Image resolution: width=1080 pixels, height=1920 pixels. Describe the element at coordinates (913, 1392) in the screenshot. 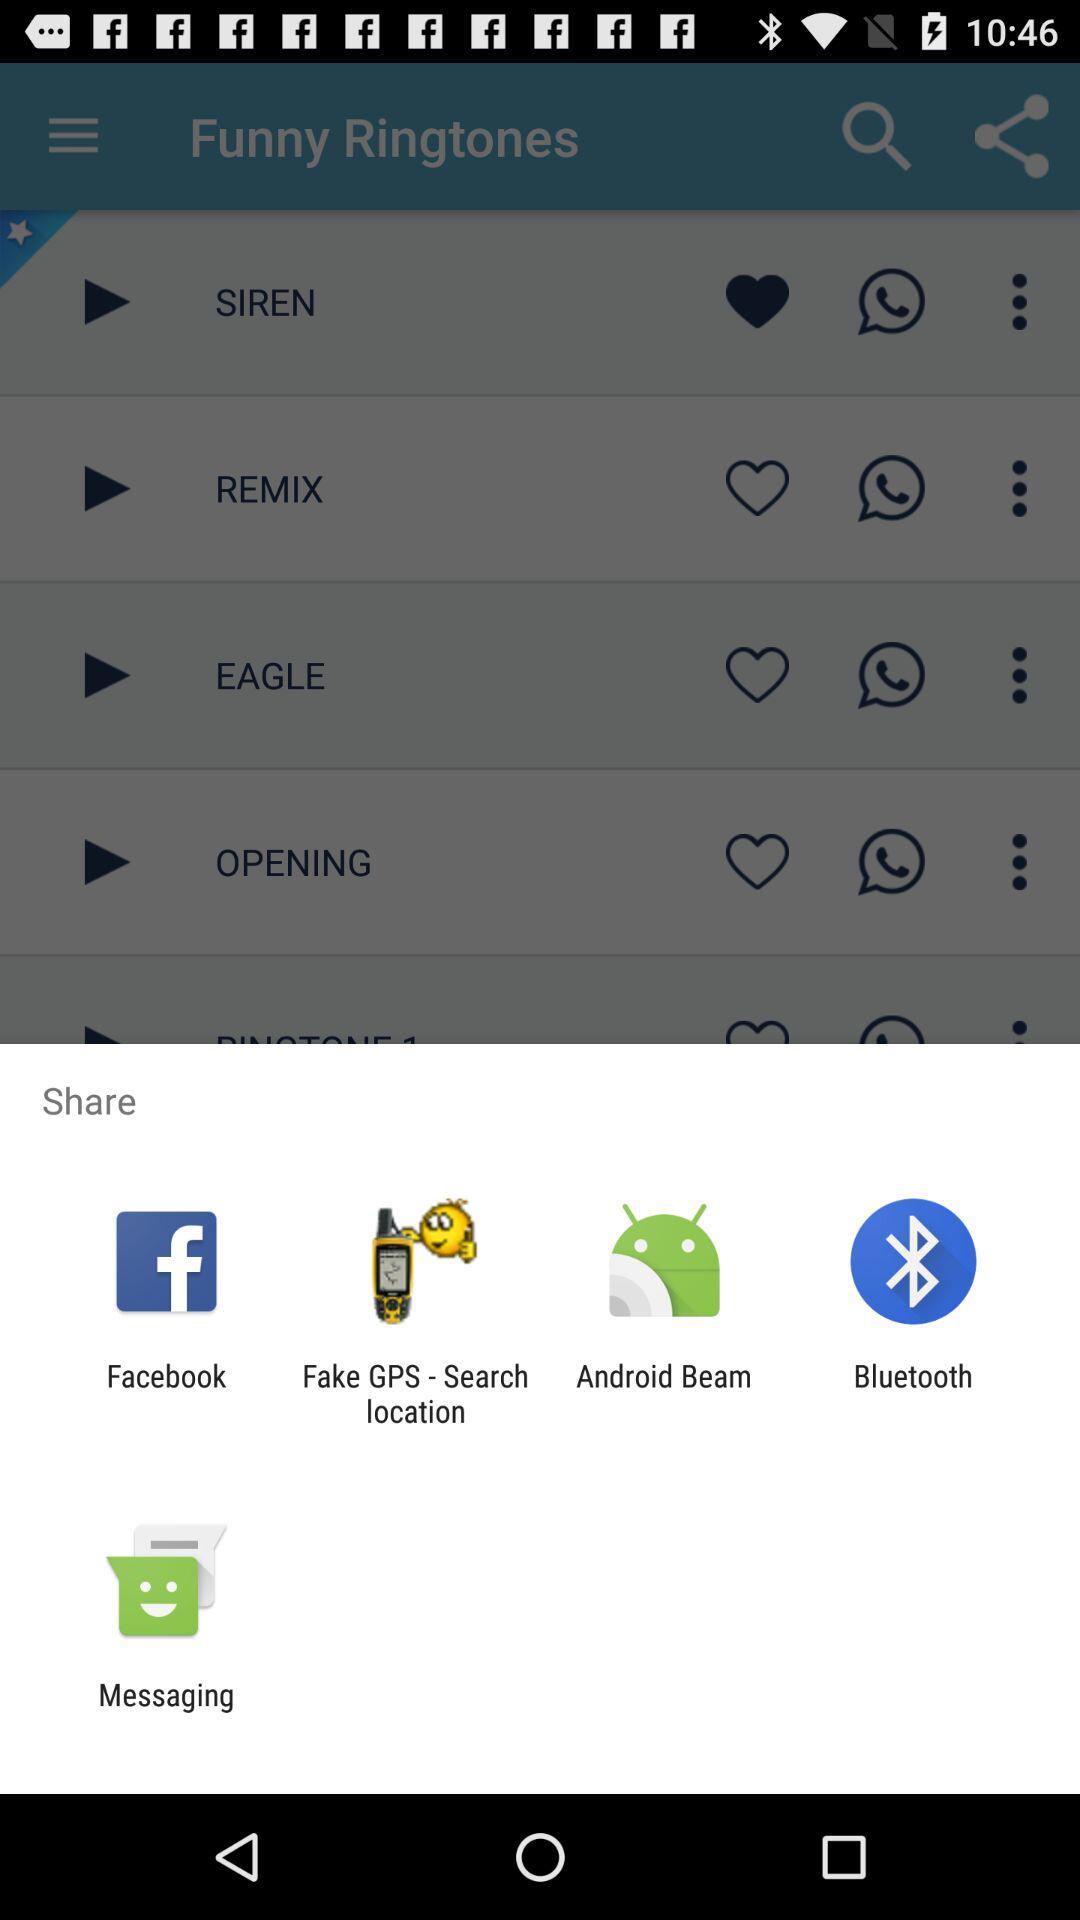

I see `item to the right of android beam item` at that location.